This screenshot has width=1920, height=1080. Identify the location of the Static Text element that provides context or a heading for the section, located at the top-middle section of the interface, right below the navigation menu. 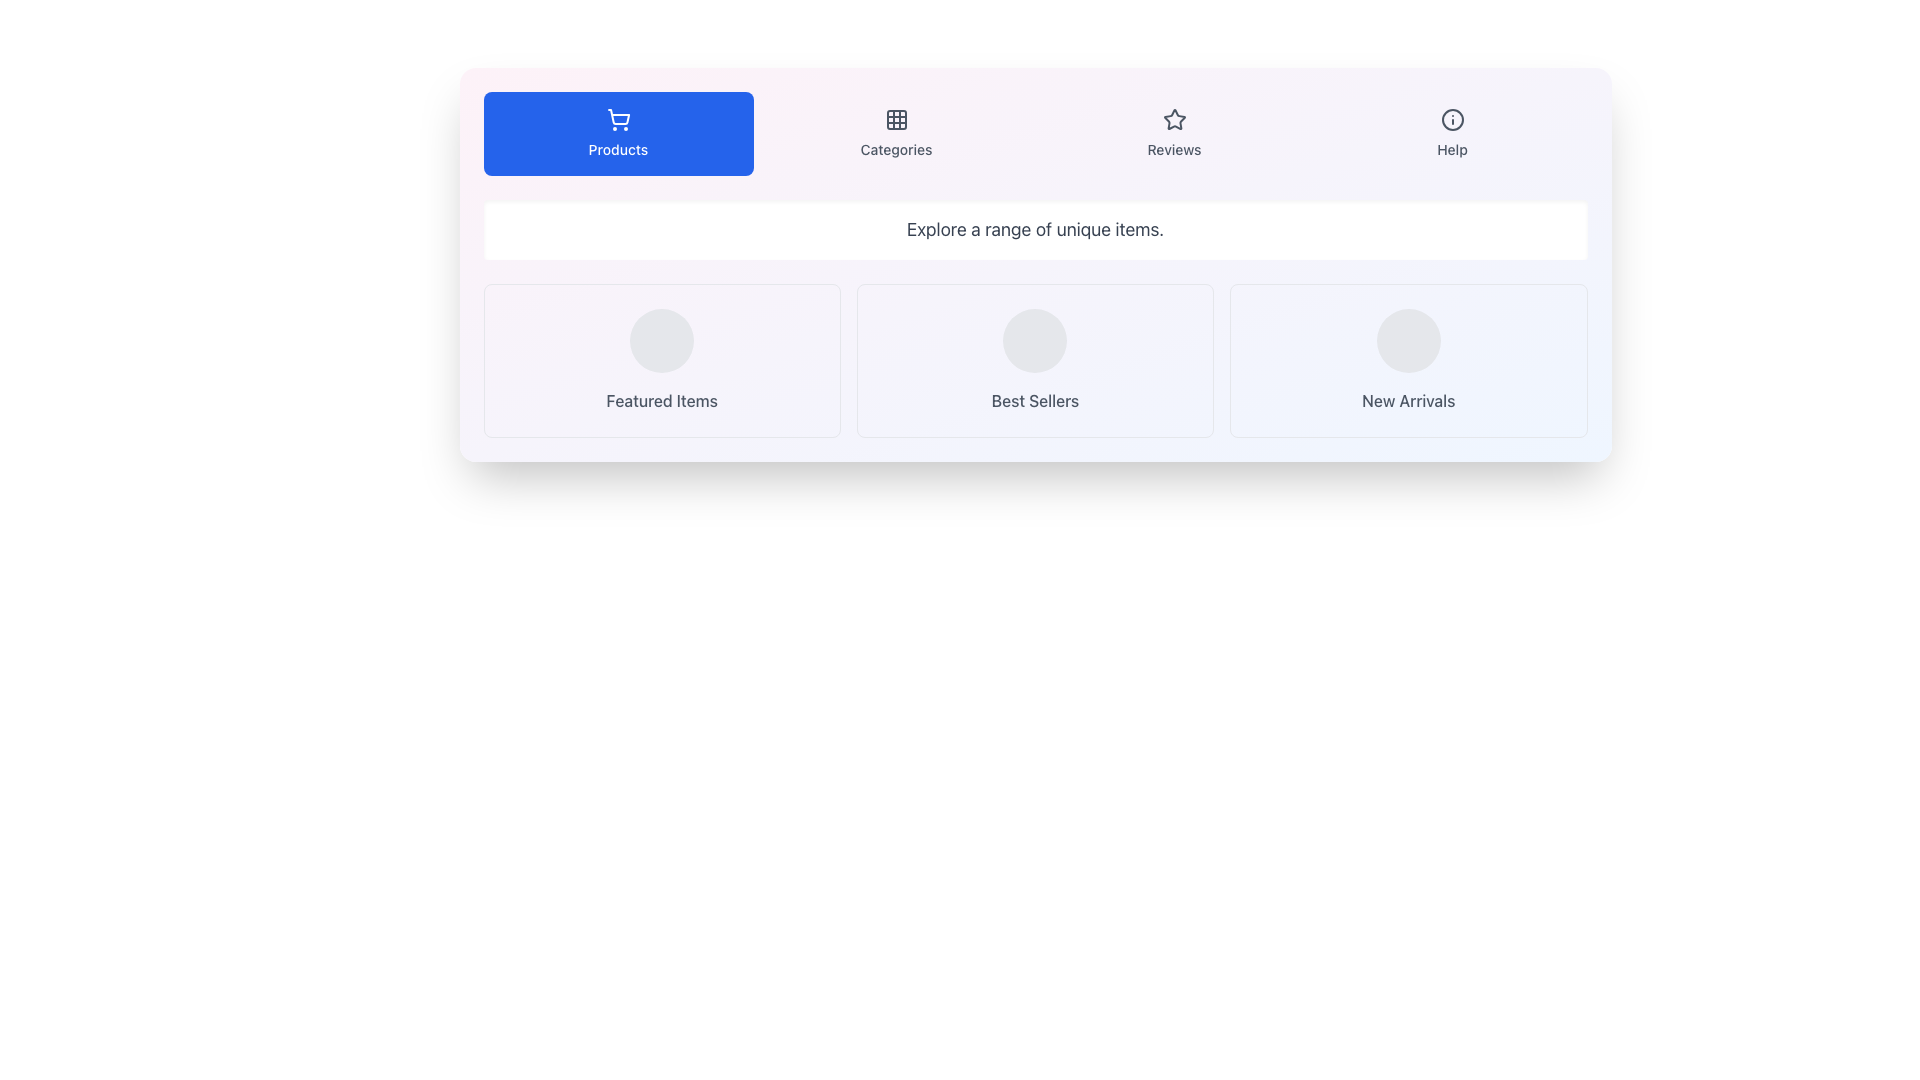
(1035, 229).